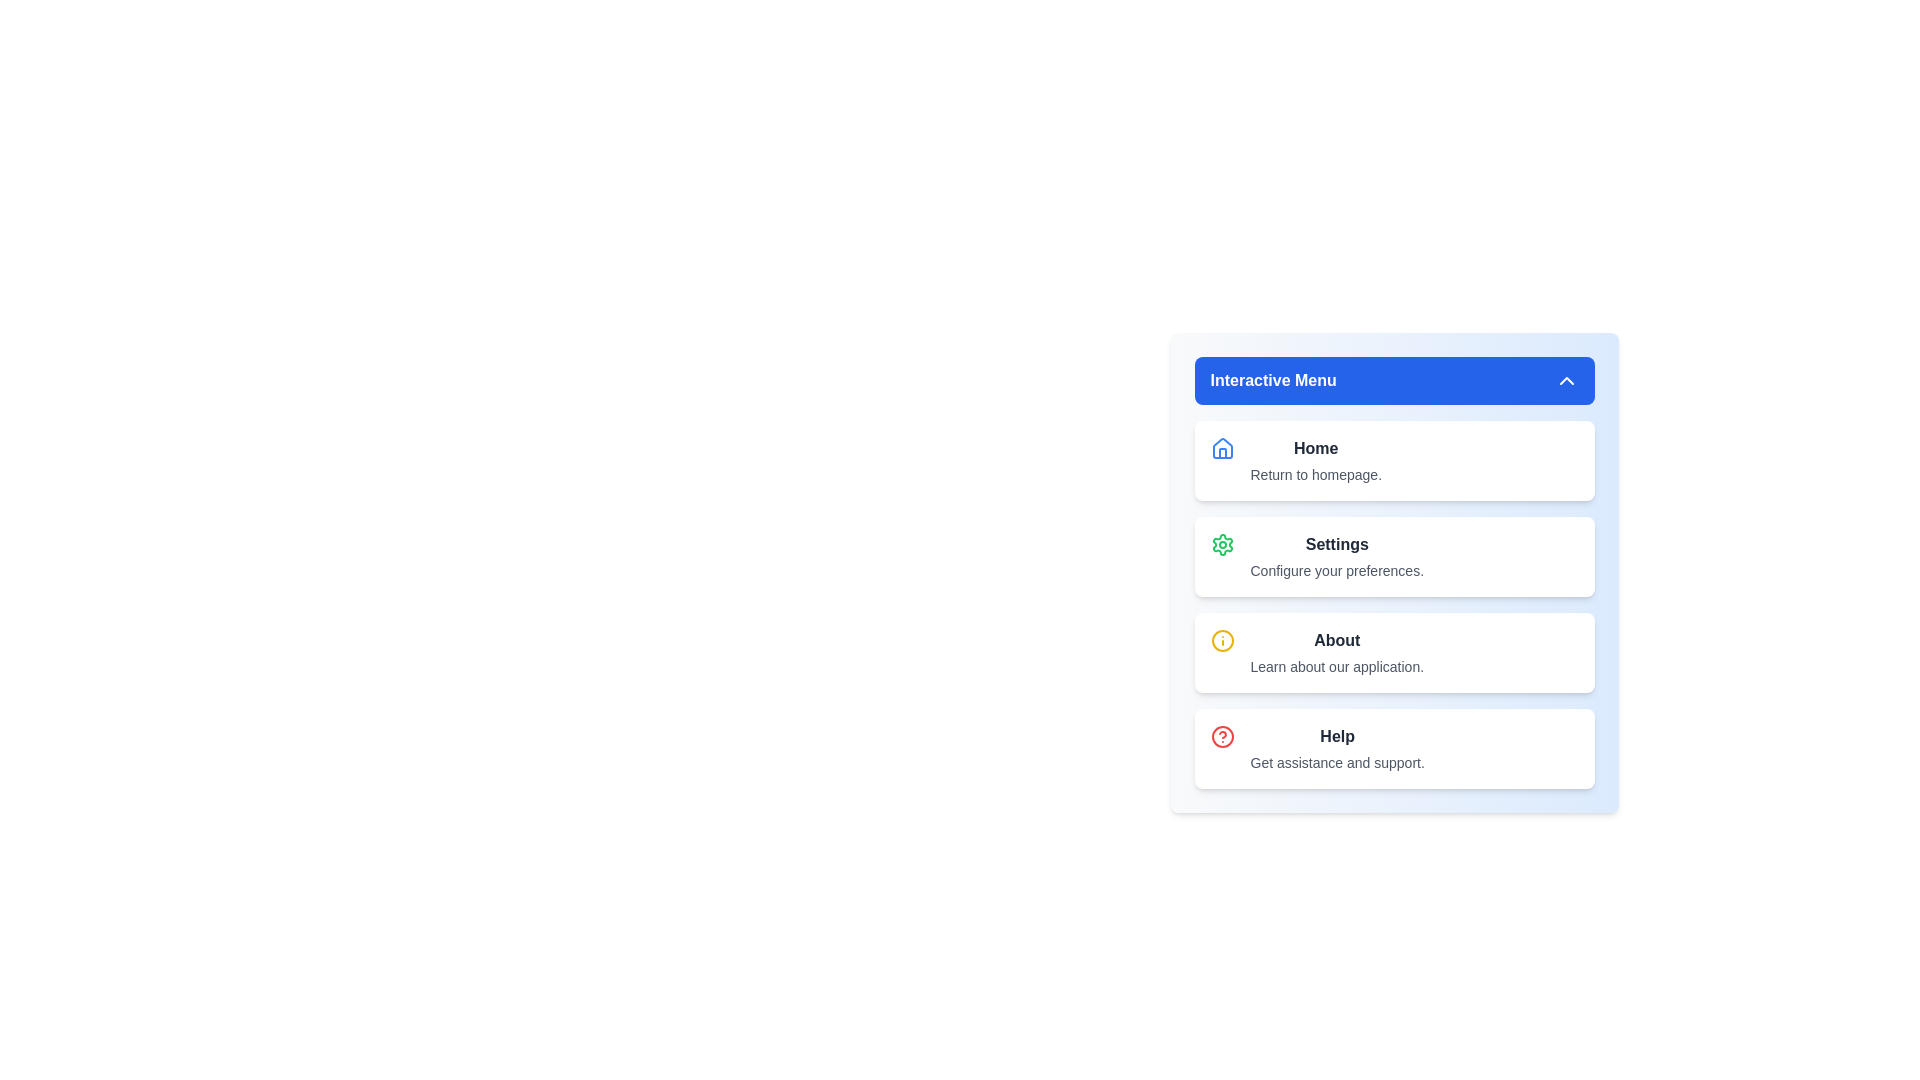 This screenshot has height=1080, width=1920. I want to click on the 'Home' text label in the menu, which indicates the current or default page and is positioned above the 'Return to homepage.' text, so click(1316, 447).